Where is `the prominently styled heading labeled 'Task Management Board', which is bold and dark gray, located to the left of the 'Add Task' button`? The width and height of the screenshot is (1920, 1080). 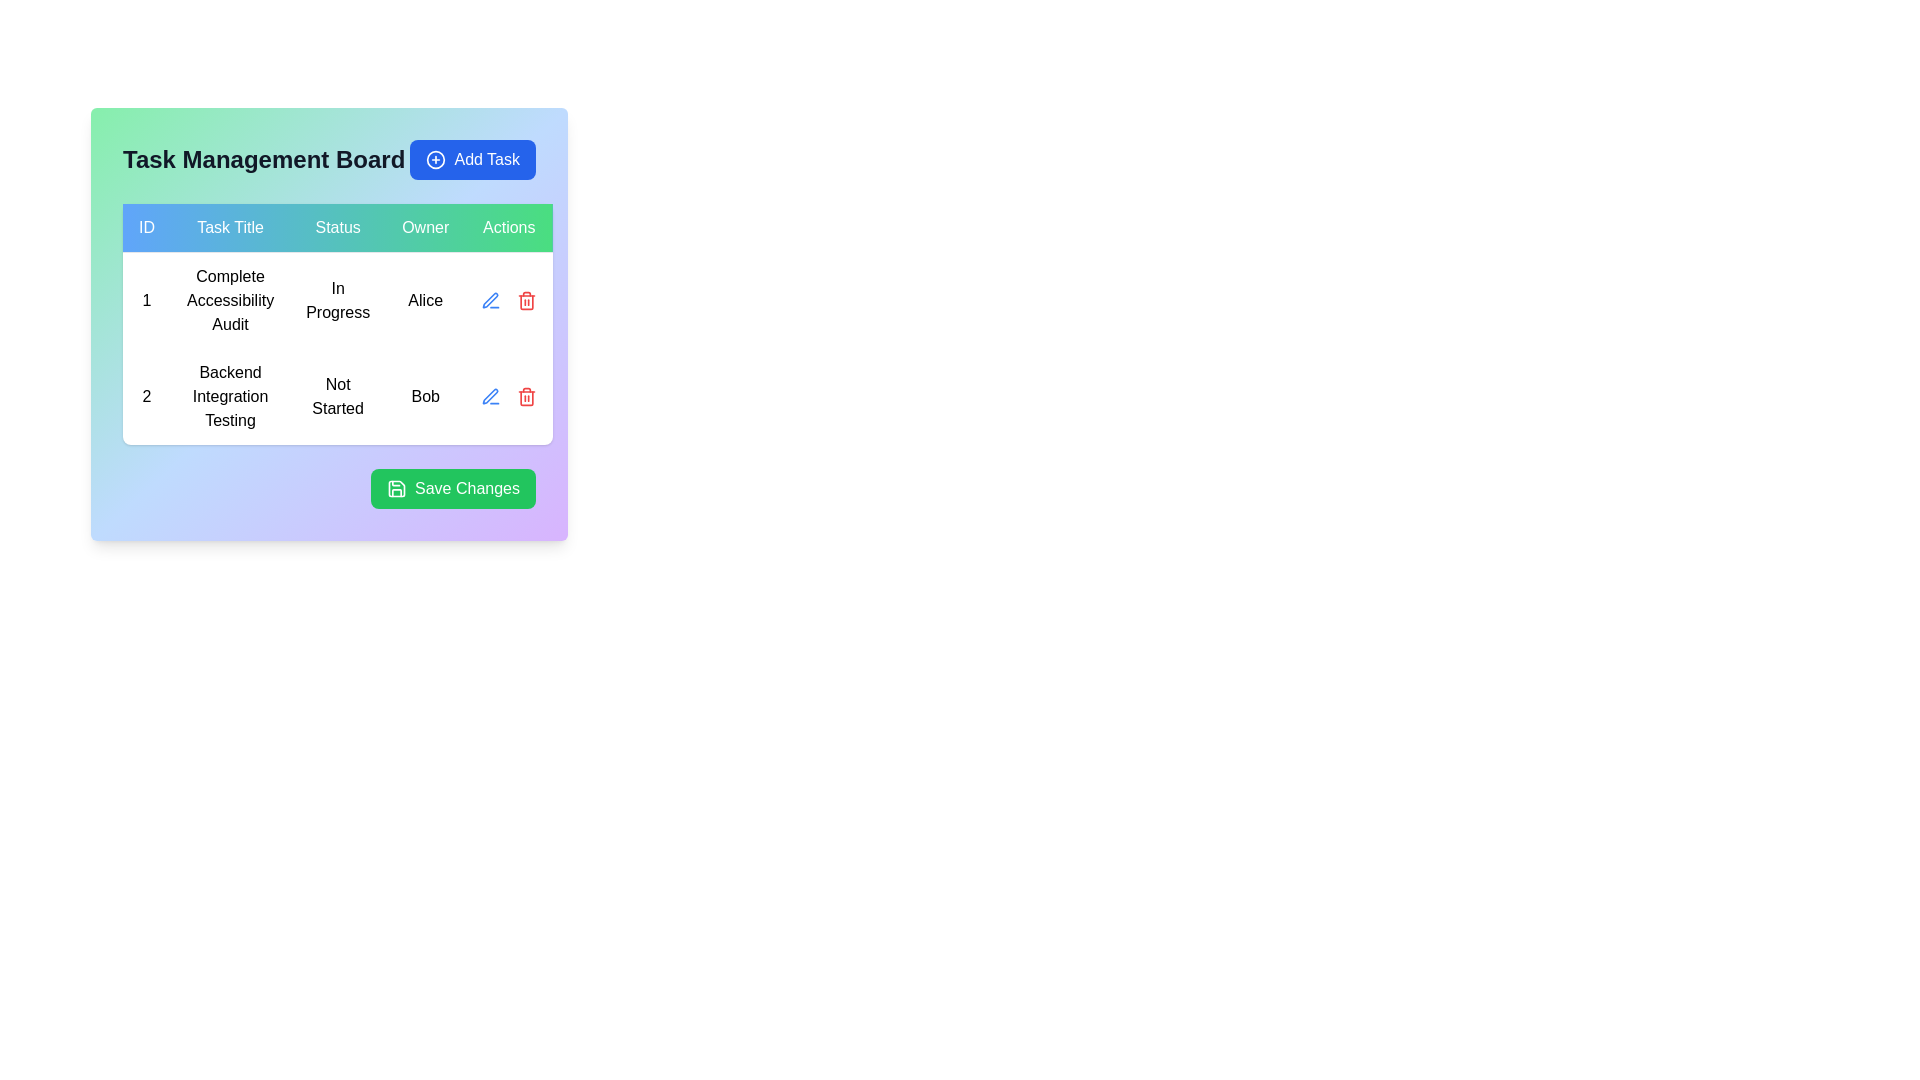 the prominently styled heading labeled 'Task Management Board', which is bold and dark gray, located to the left of the 'Add Task' button is located at coordinates (263, 158).